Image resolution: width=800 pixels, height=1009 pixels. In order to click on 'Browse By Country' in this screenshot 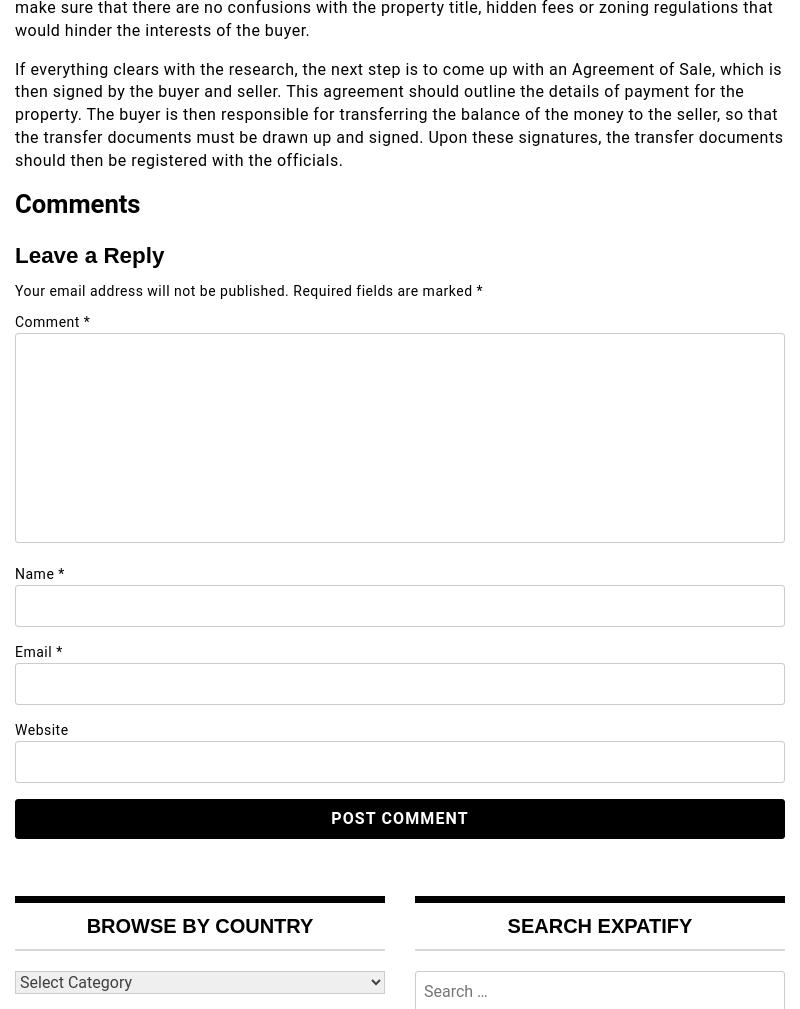, I will do `click(198, 924)`.